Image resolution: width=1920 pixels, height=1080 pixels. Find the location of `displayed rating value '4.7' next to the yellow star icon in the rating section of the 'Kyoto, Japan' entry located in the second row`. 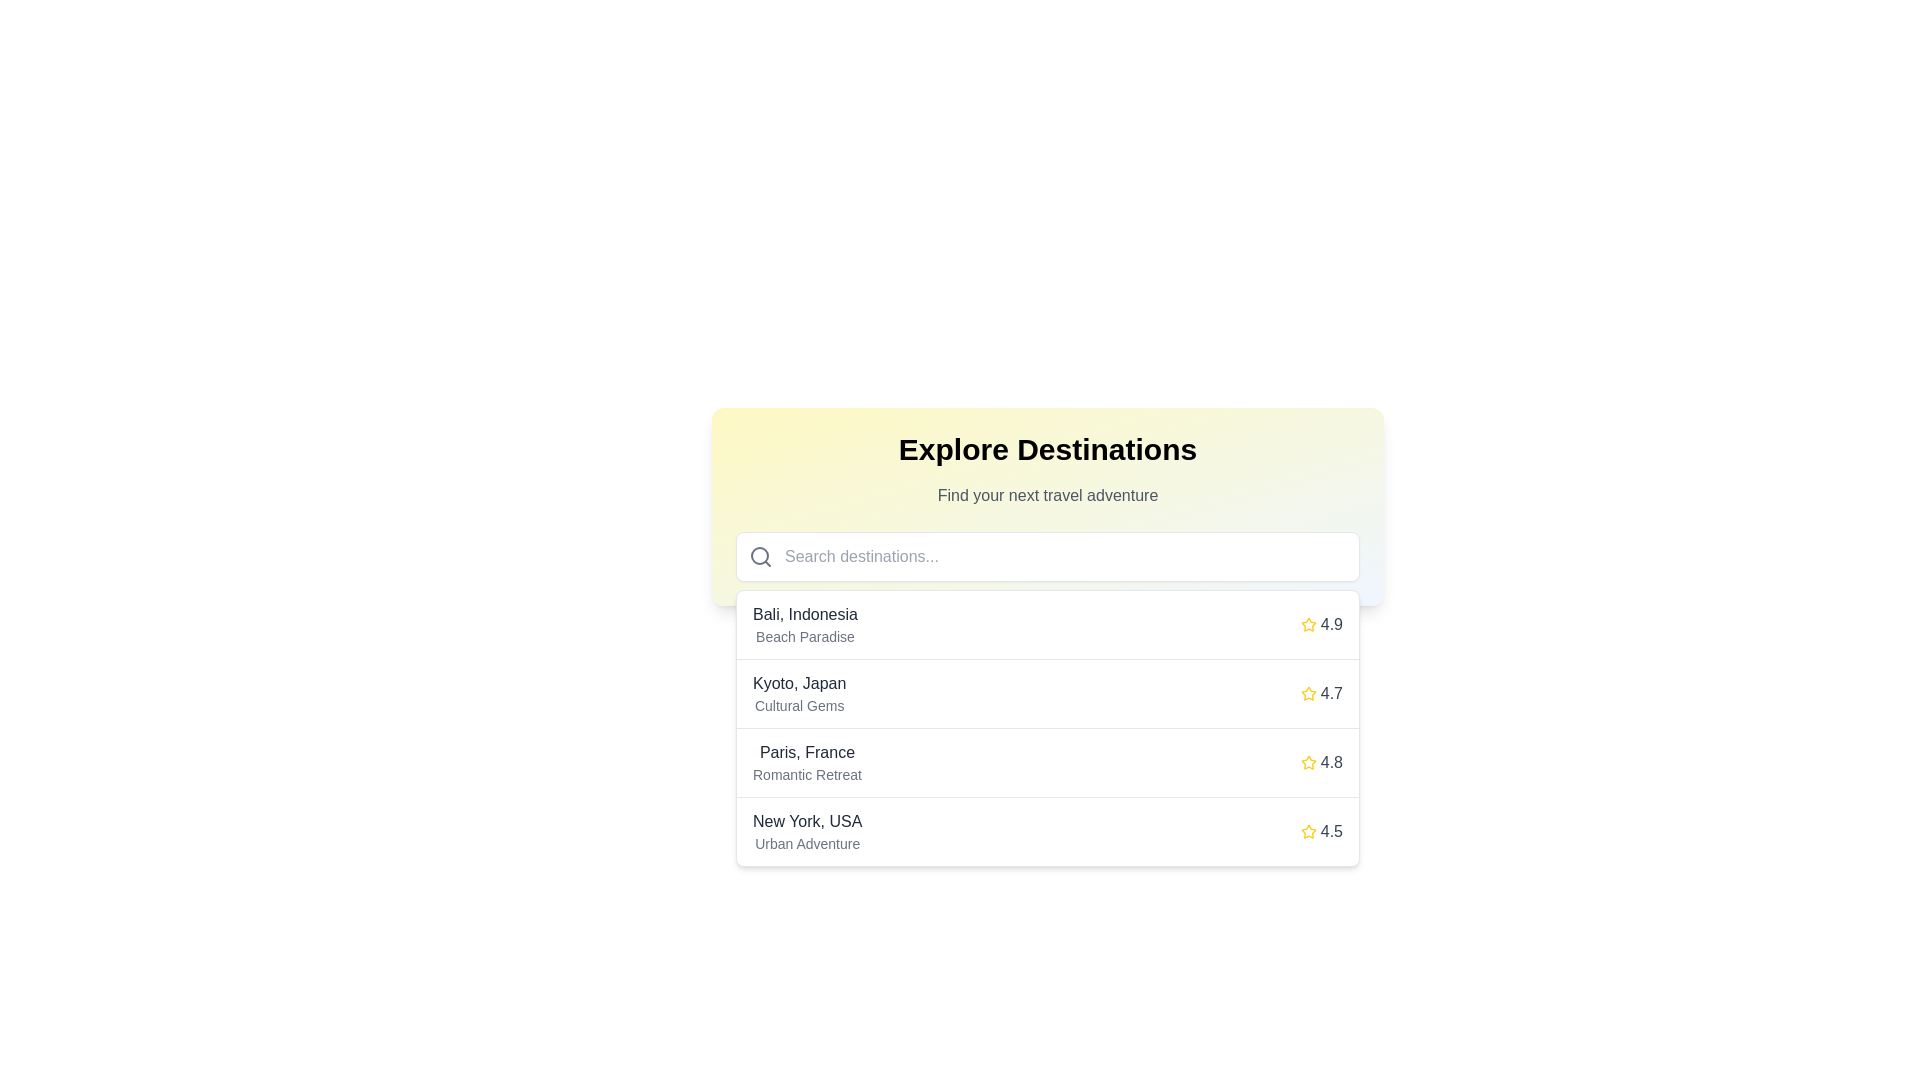

displayed rating value '4.7' next to the yellow star icon in the rating section of the 'Kyoto, Japan' entry located in the second row is located at coordinates (1321, 693).